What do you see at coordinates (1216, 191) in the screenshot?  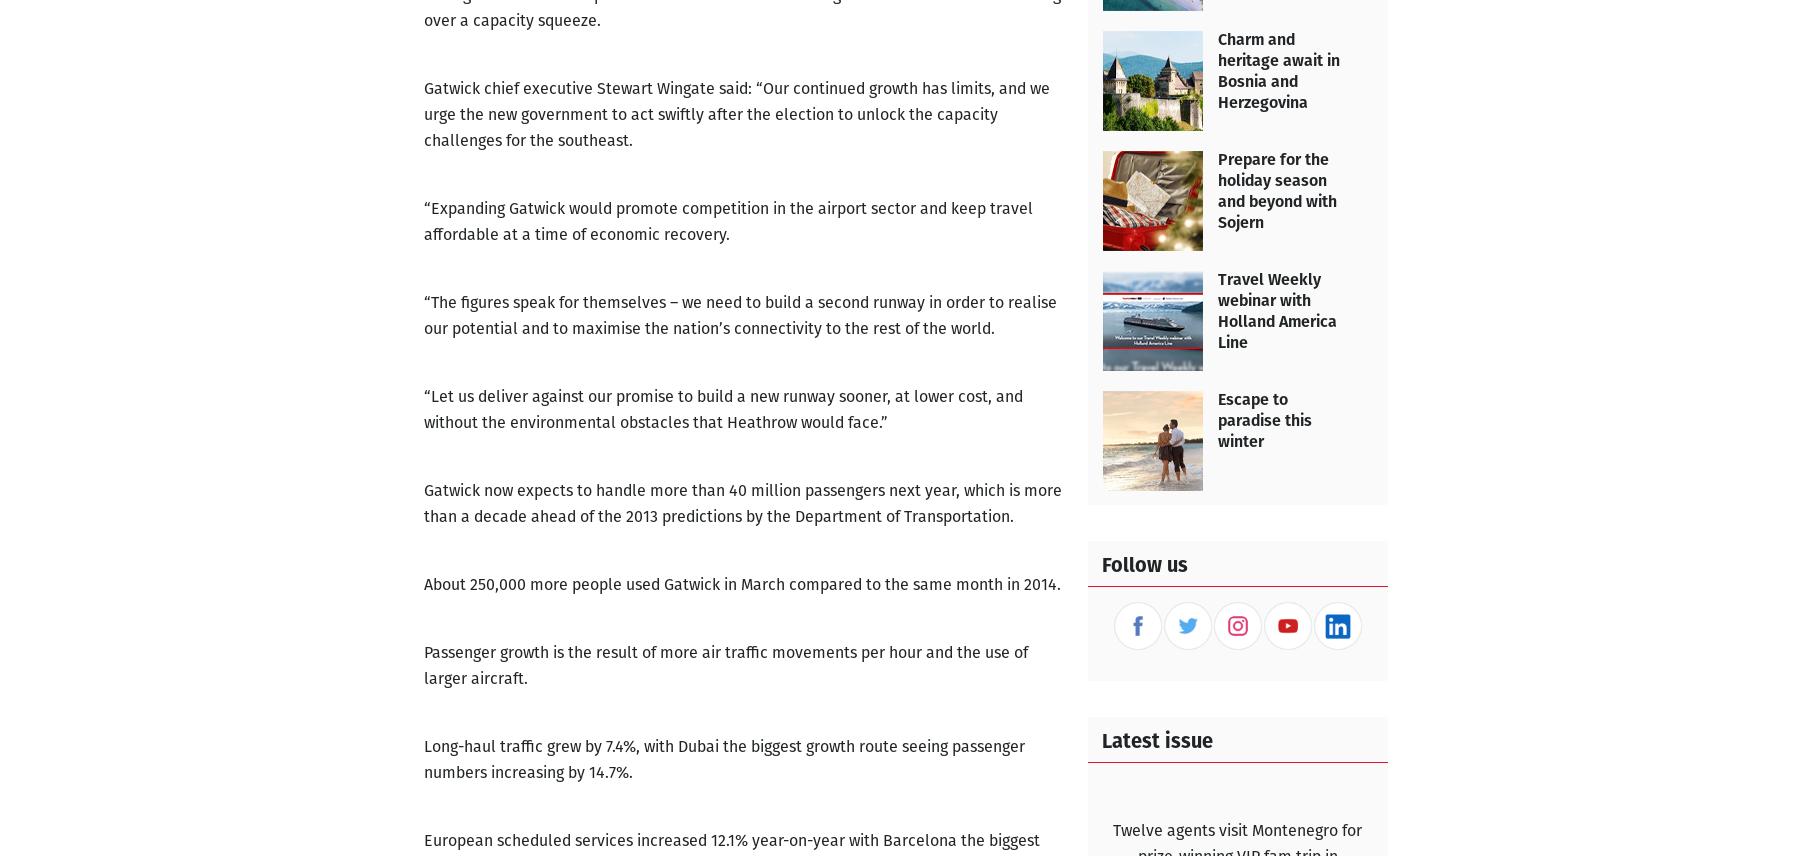 I see `'Prepare for the holiday season and beyond with Sojern'` at bounding box center [1216, 191].